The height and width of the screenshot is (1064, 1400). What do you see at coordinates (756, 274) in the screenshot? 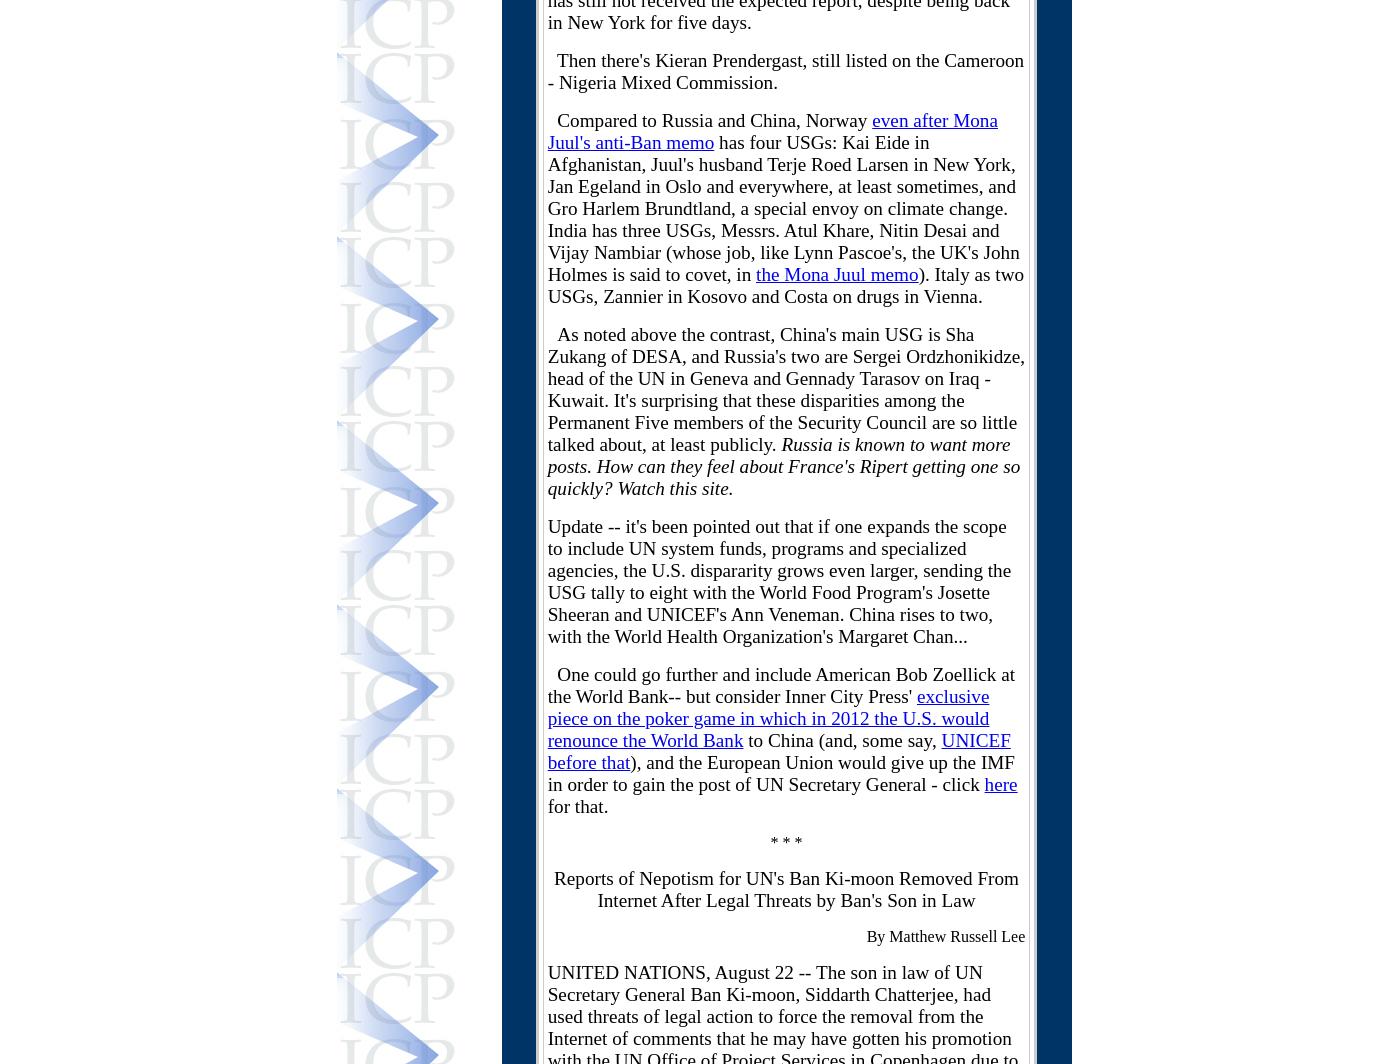
I see `'the
Mona Juul memo'` at bounding box center [756, 274].